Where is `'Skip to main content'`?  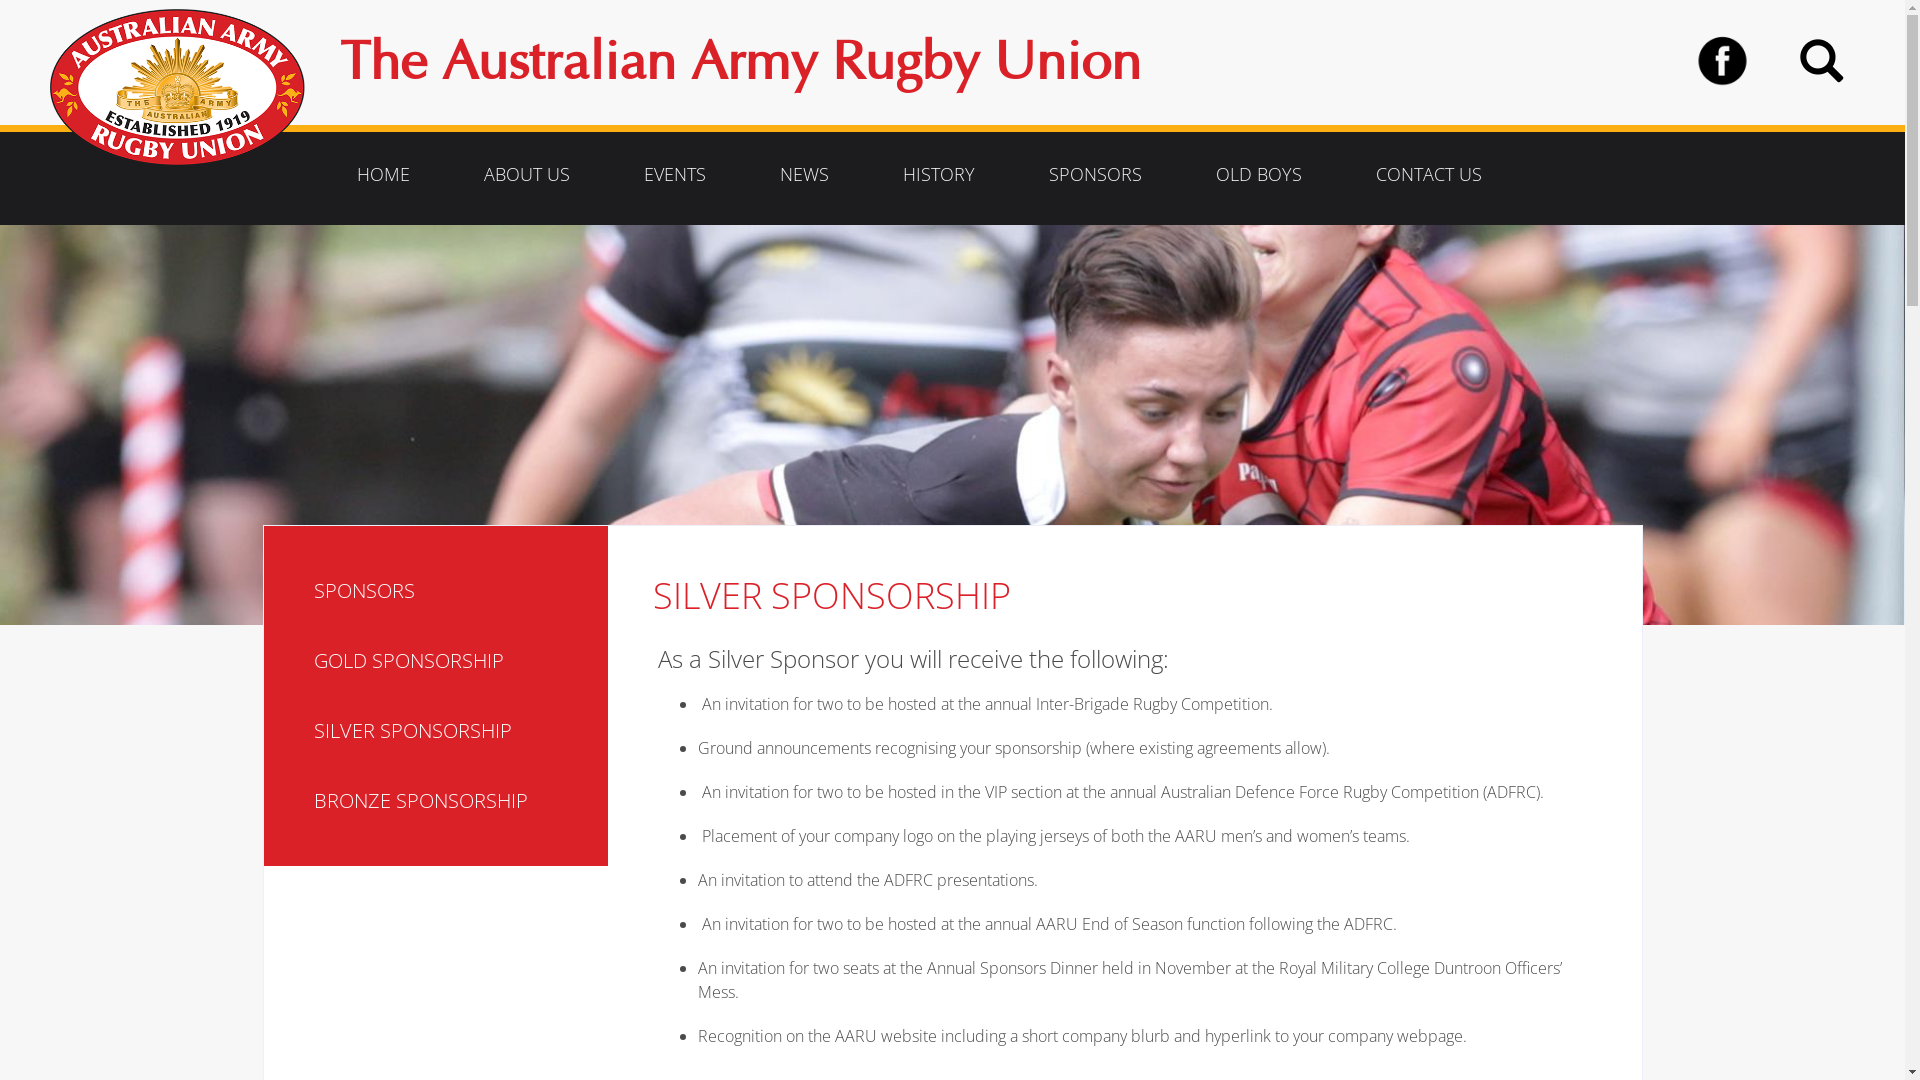 'Skip to main content' is located at coordinates (0, 225).